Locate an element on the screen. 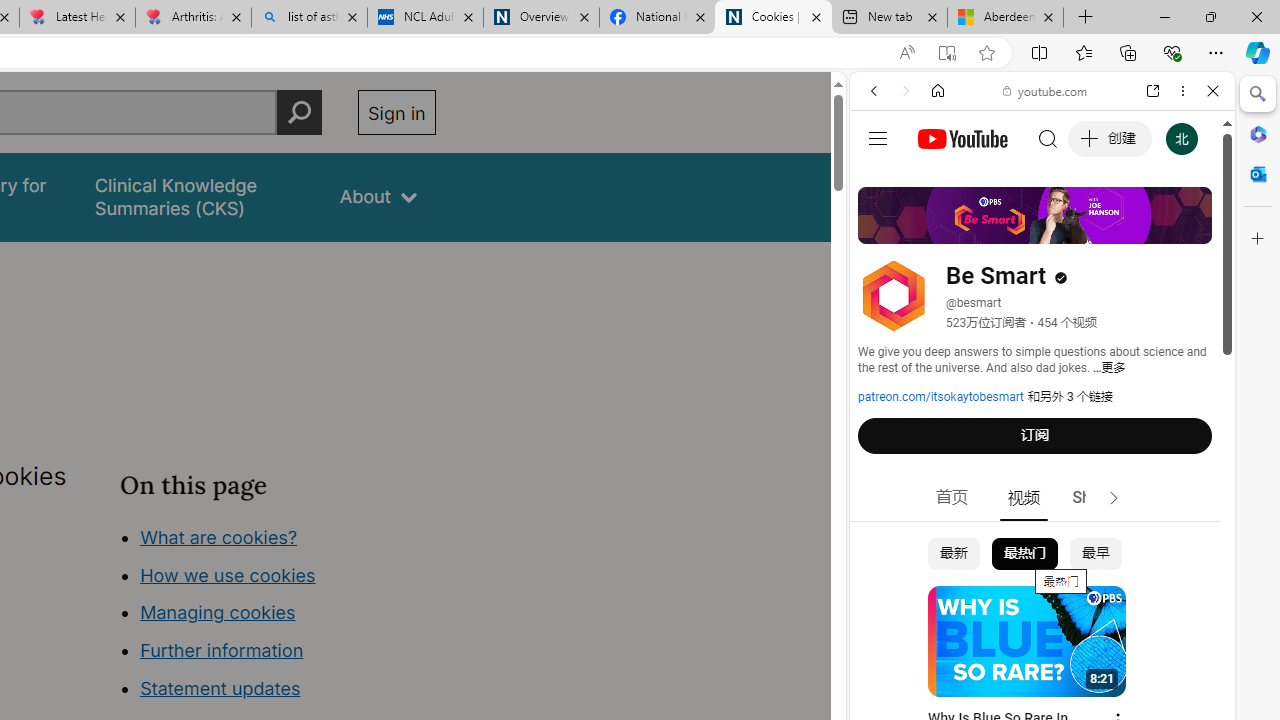 The image size is (1280, 720). 'Aberdeen, Hong Kong SAR hourly forecast | Microsoft Weather' is located at coordinates (1006, 17).